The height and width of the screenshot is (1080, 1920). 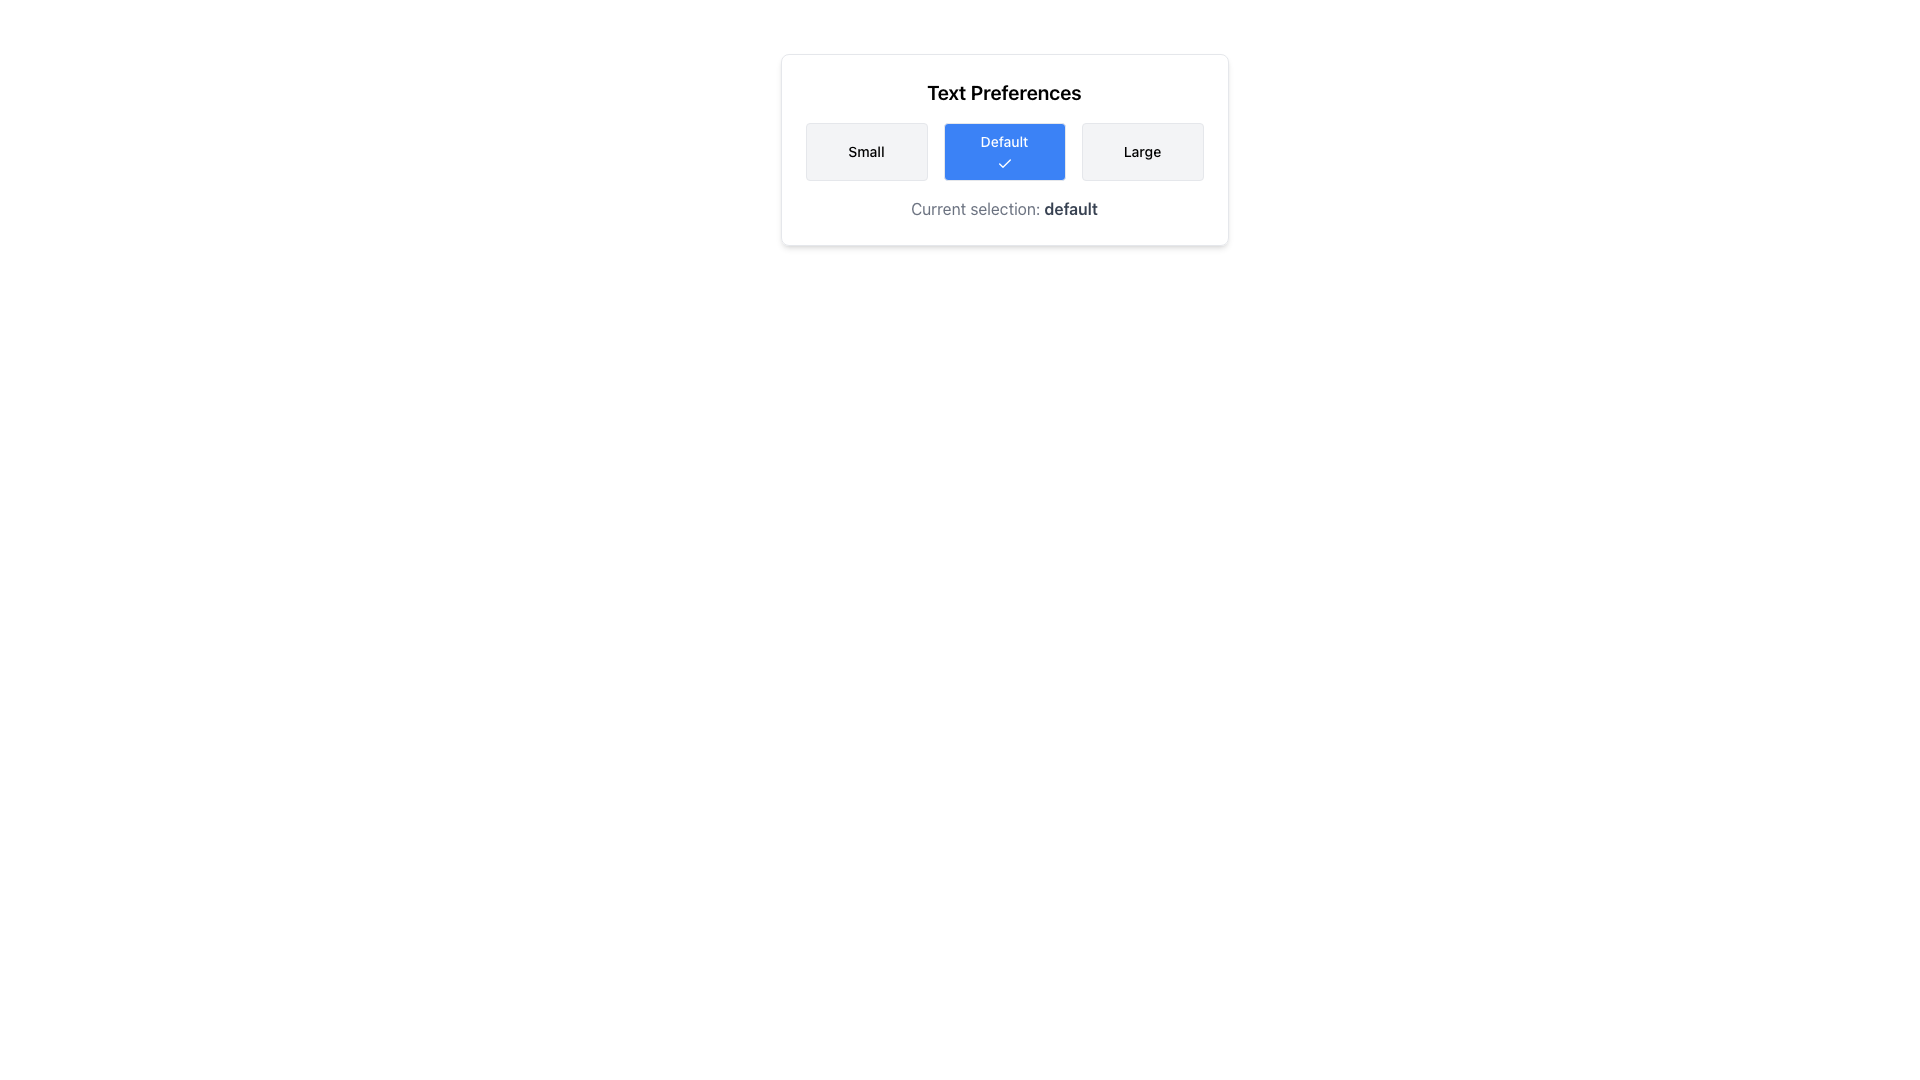 I want to click on the 'Small' button, which is the first button in a group of three, so click(x=866, y=150).